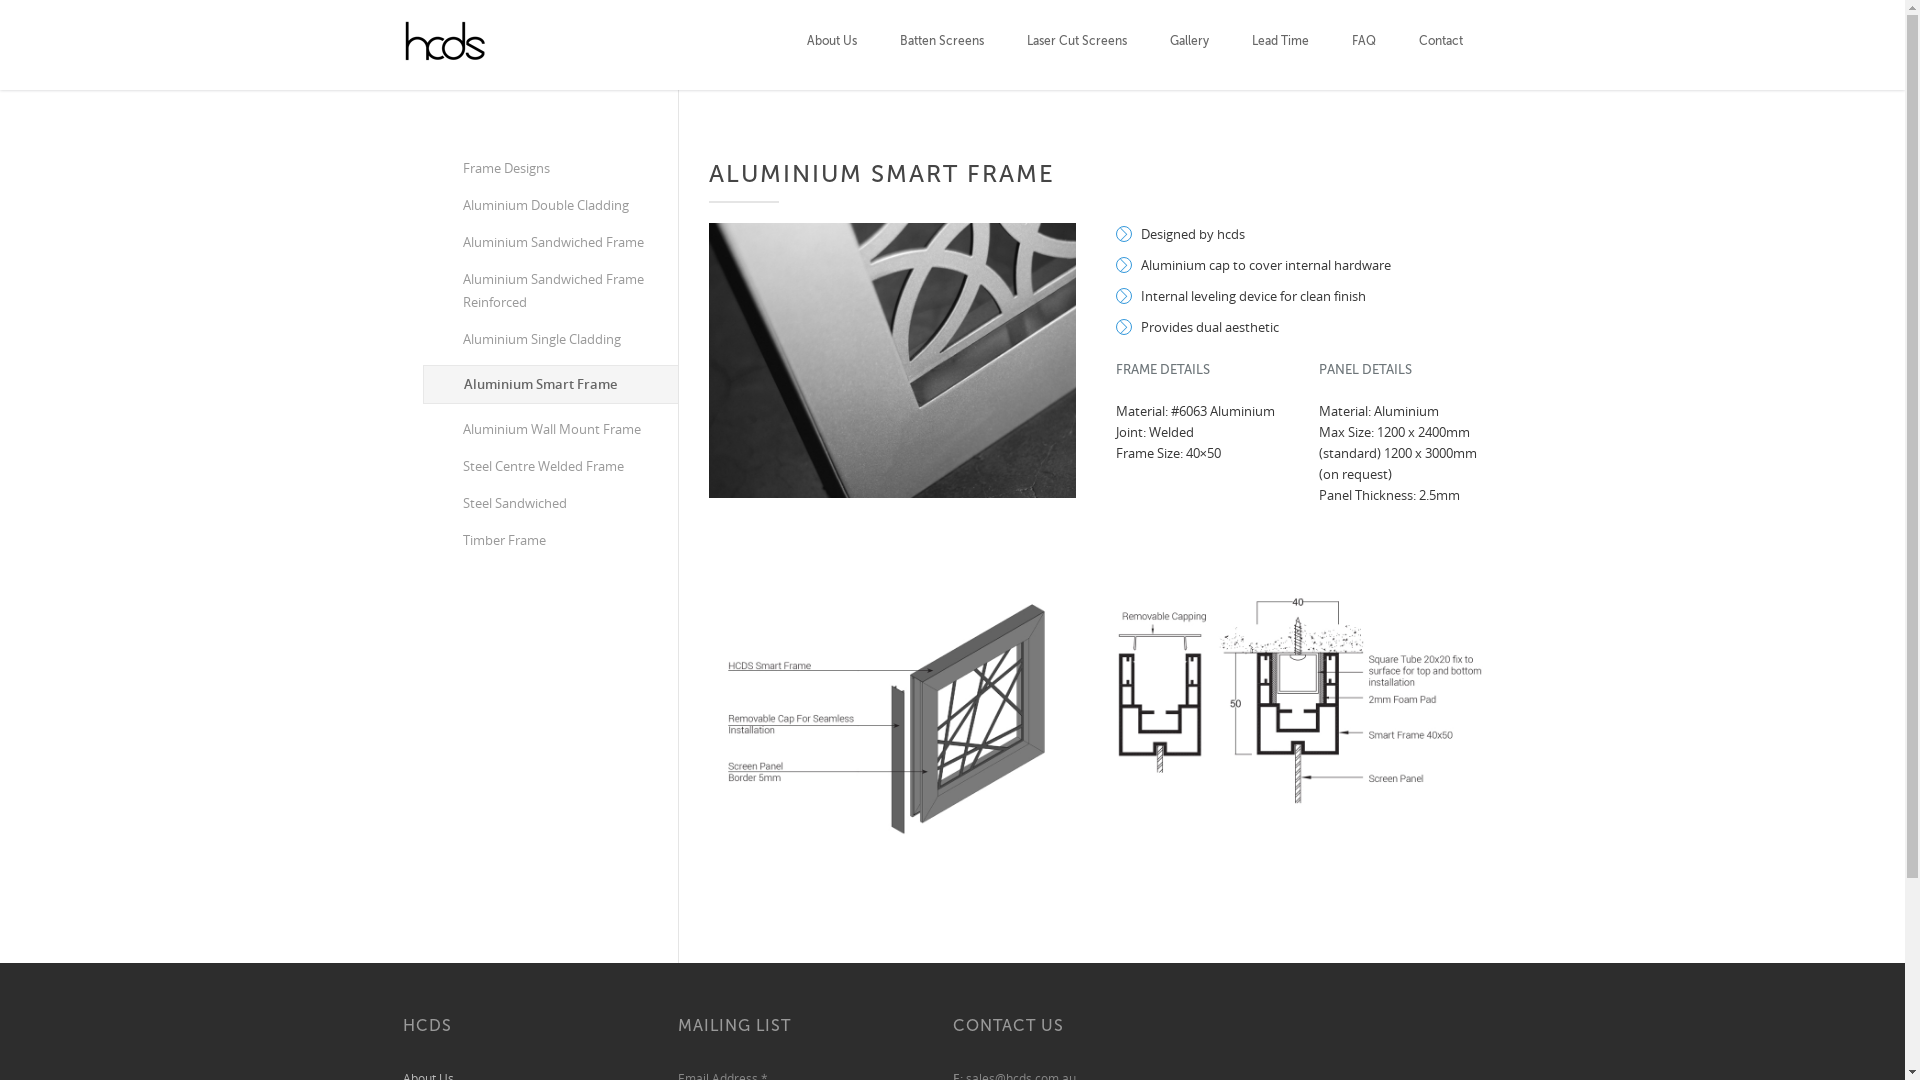 The width and height of the screenshot is (1920, 1080). I want to click on 'Lead Time', so click(1251, 45).